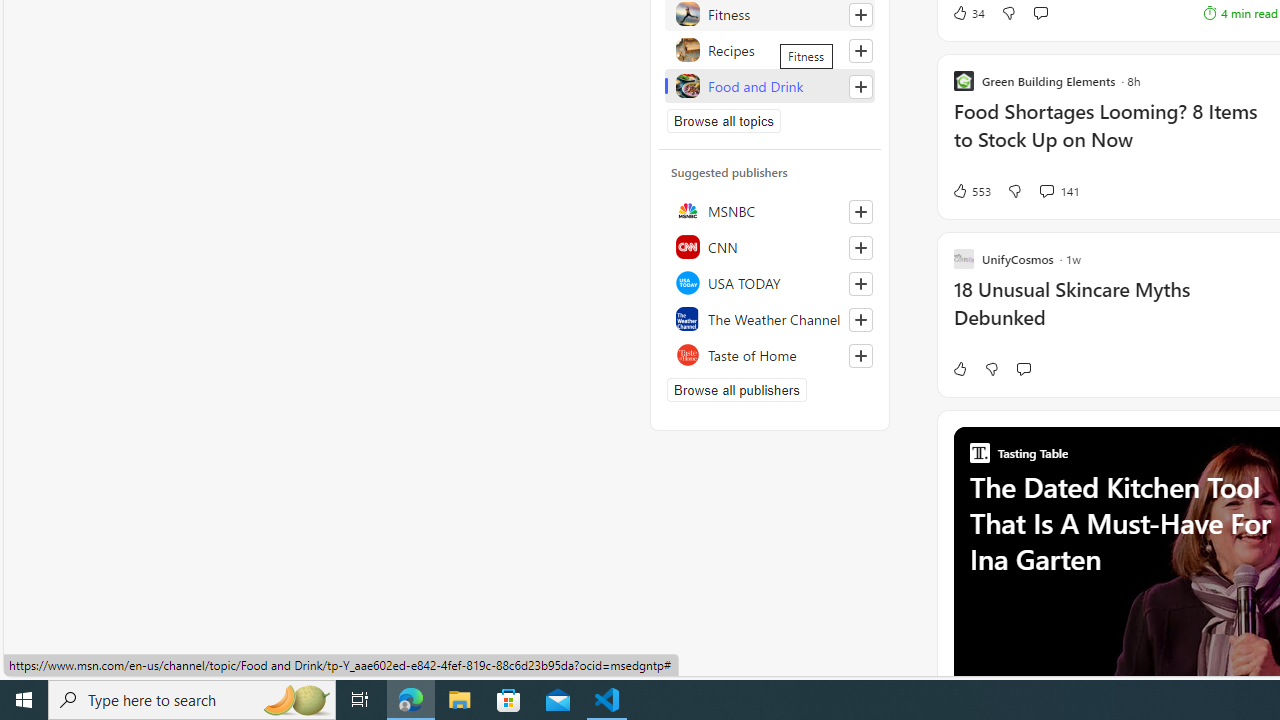 The width and height of the screenshot is (1280, 720). Describe the element at coordinates (769, 245) in the screenshot. I see `'CNN'` at that location.